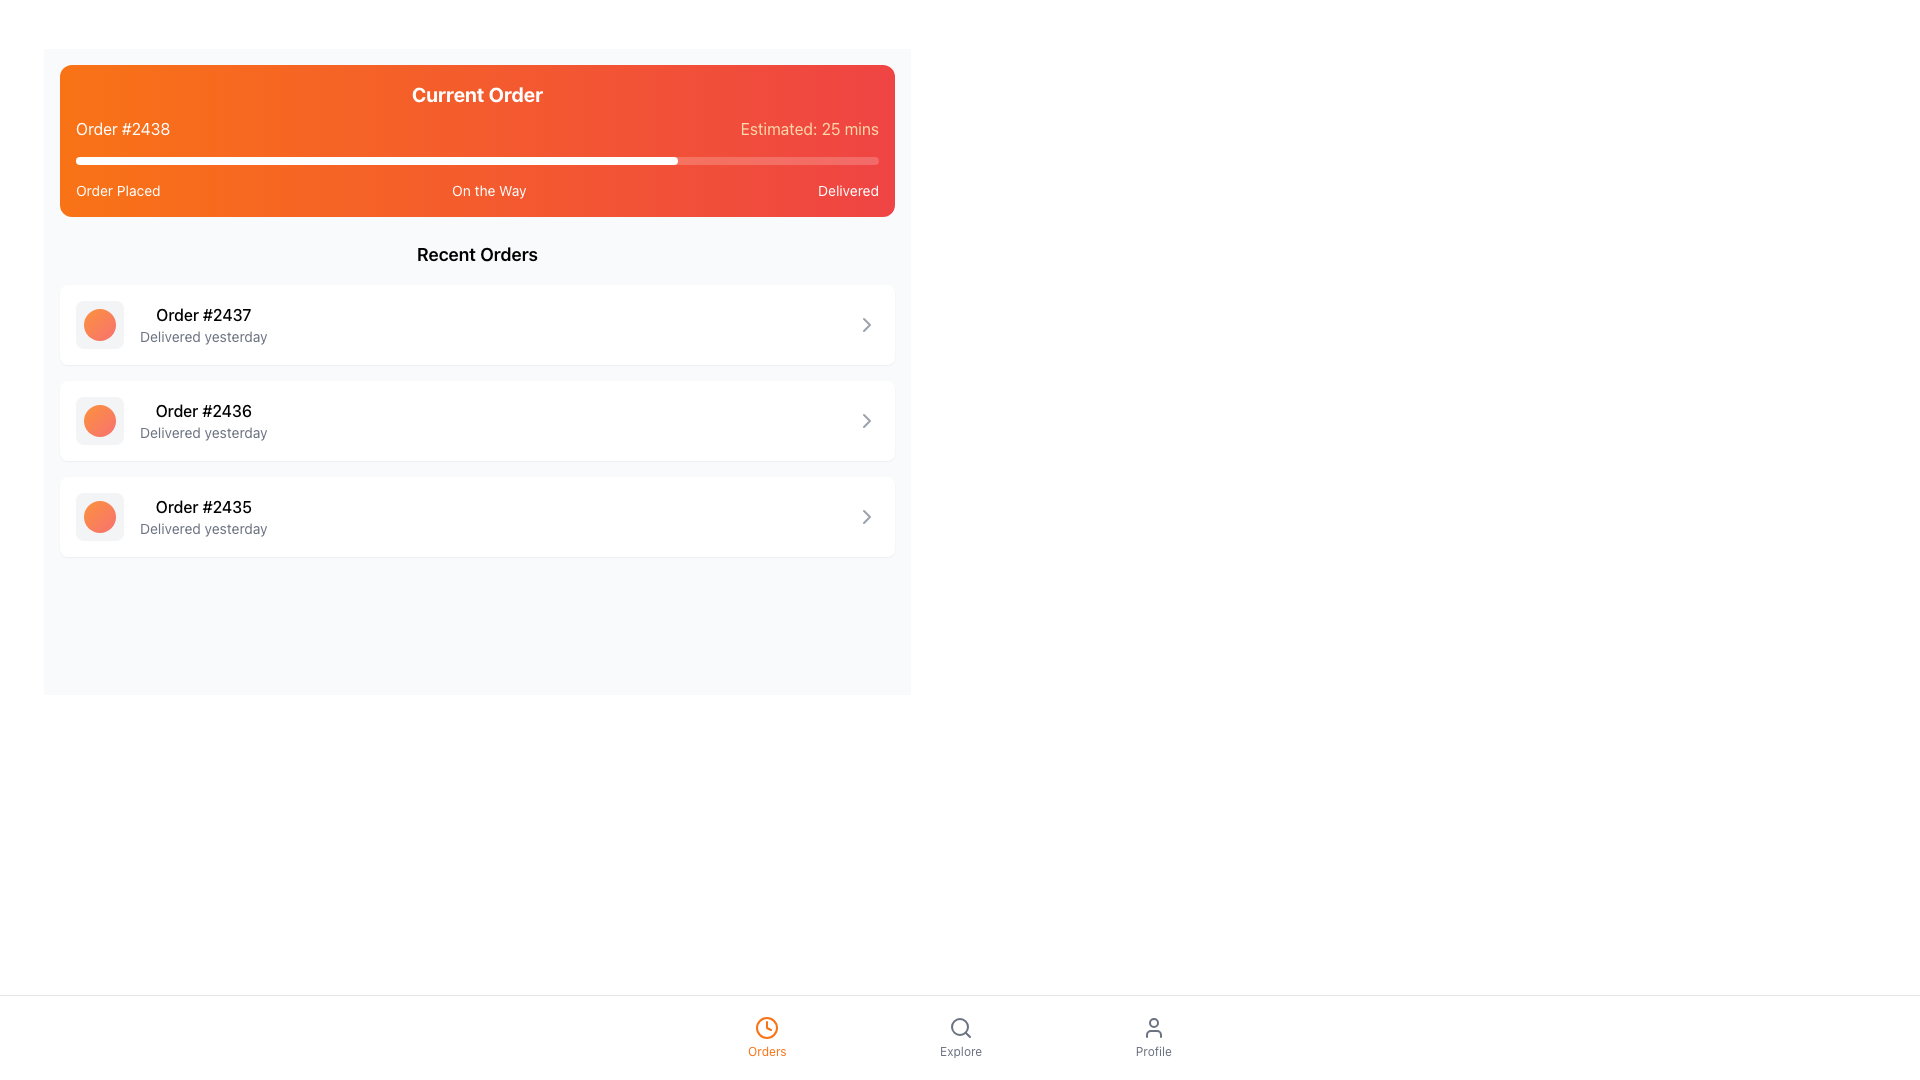 This screenshot has width=1920, height=1080. What do you see at coordinates (275, 160) in the screenshot?
I see `the left portion of the progress bar segment that visually represents the progress state of the ongoing process, located under the 'Current Order' title` at bounding box center [275, 160].